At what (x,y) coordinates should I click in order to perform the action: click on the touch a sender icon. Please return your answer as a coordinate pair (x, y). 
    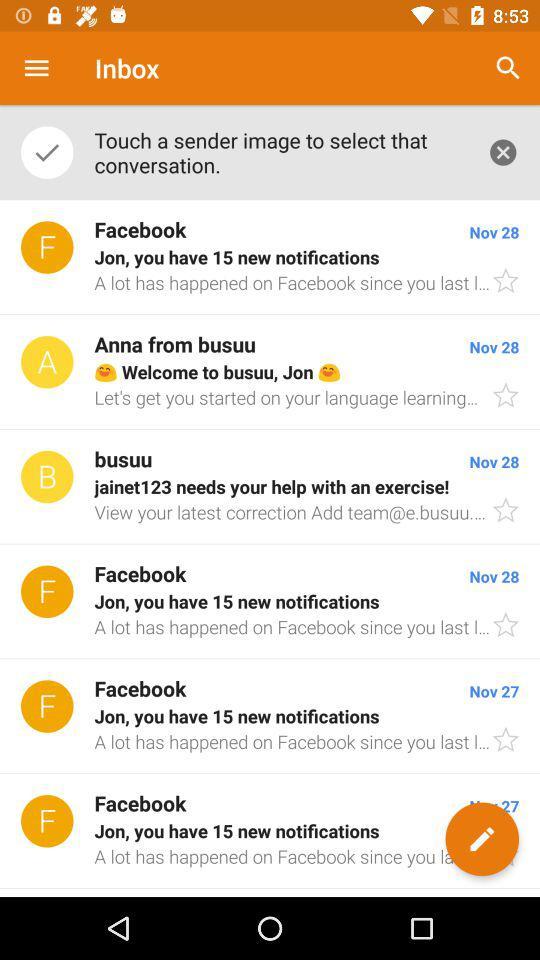
    Looking at the image, I should click on (279, 151).